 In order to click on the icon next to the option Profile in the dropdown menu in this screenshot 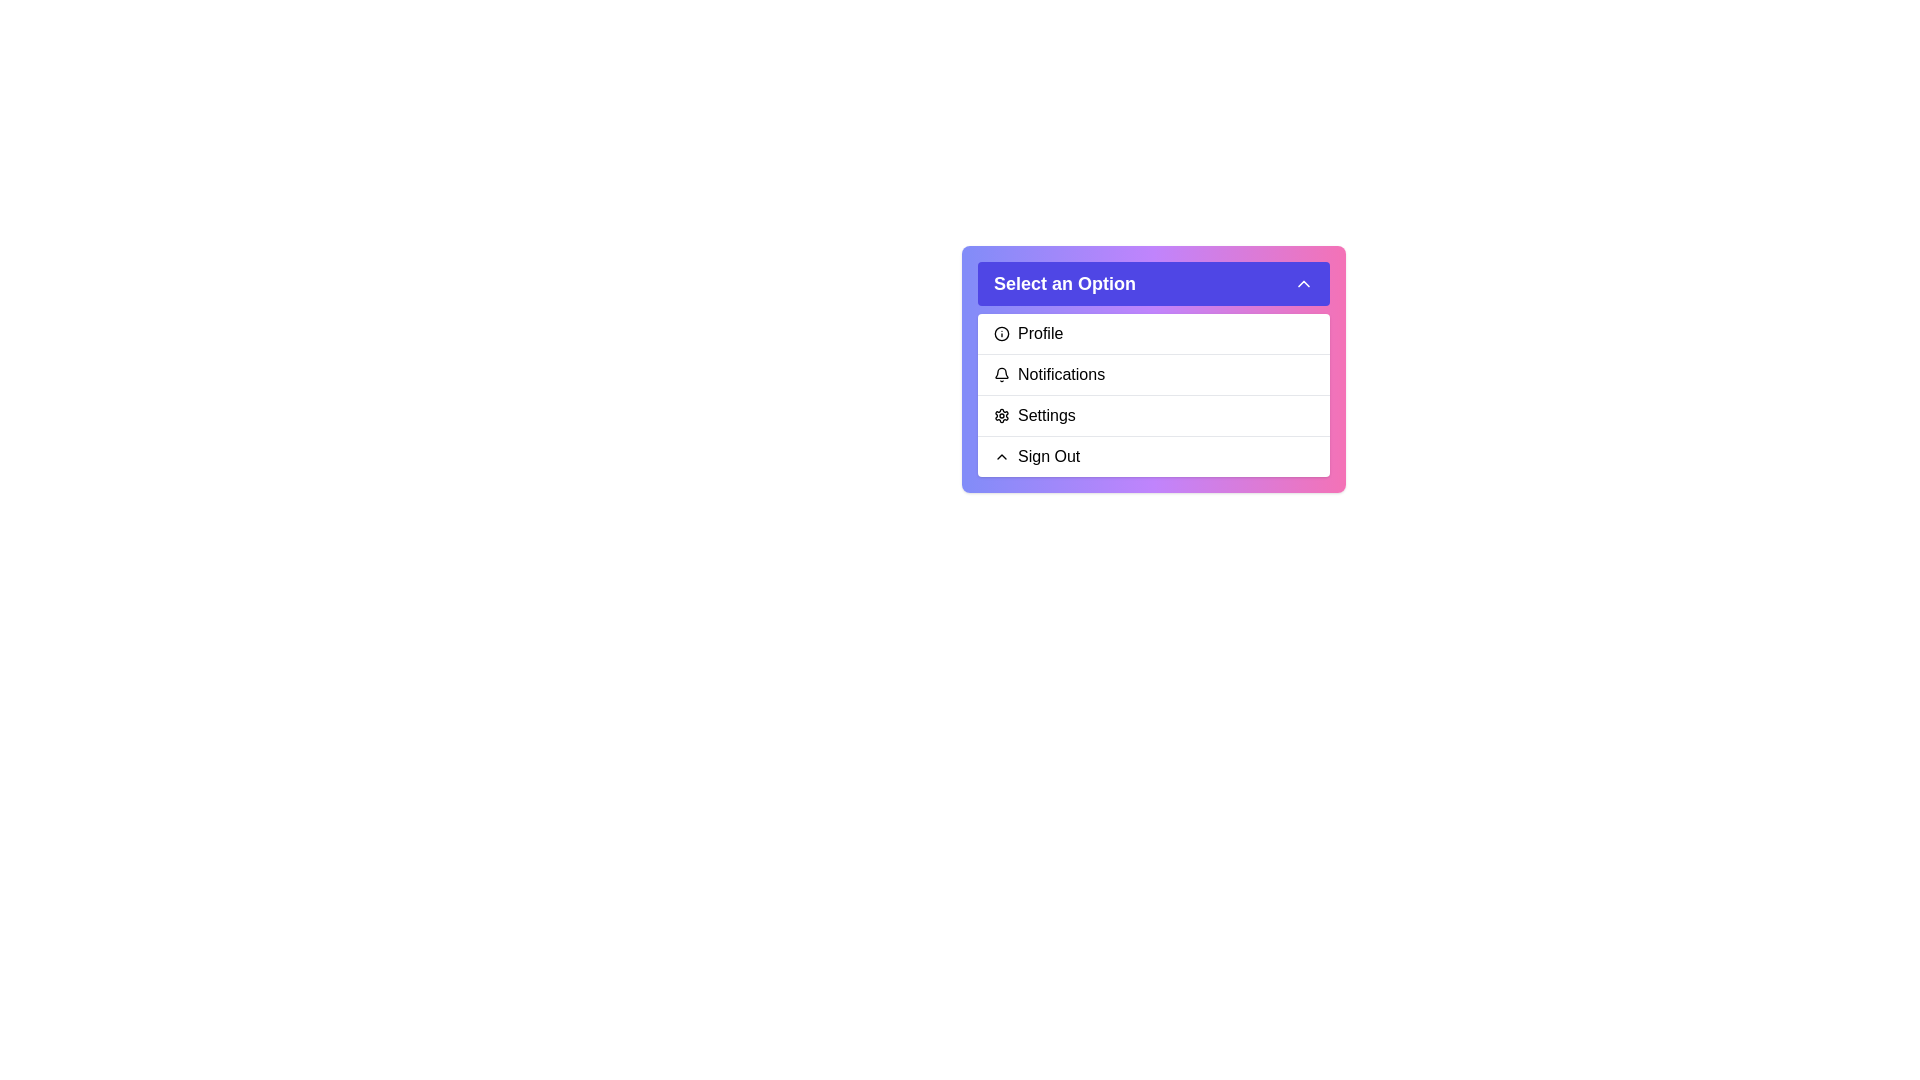, I will do `click(1002, 333)`.